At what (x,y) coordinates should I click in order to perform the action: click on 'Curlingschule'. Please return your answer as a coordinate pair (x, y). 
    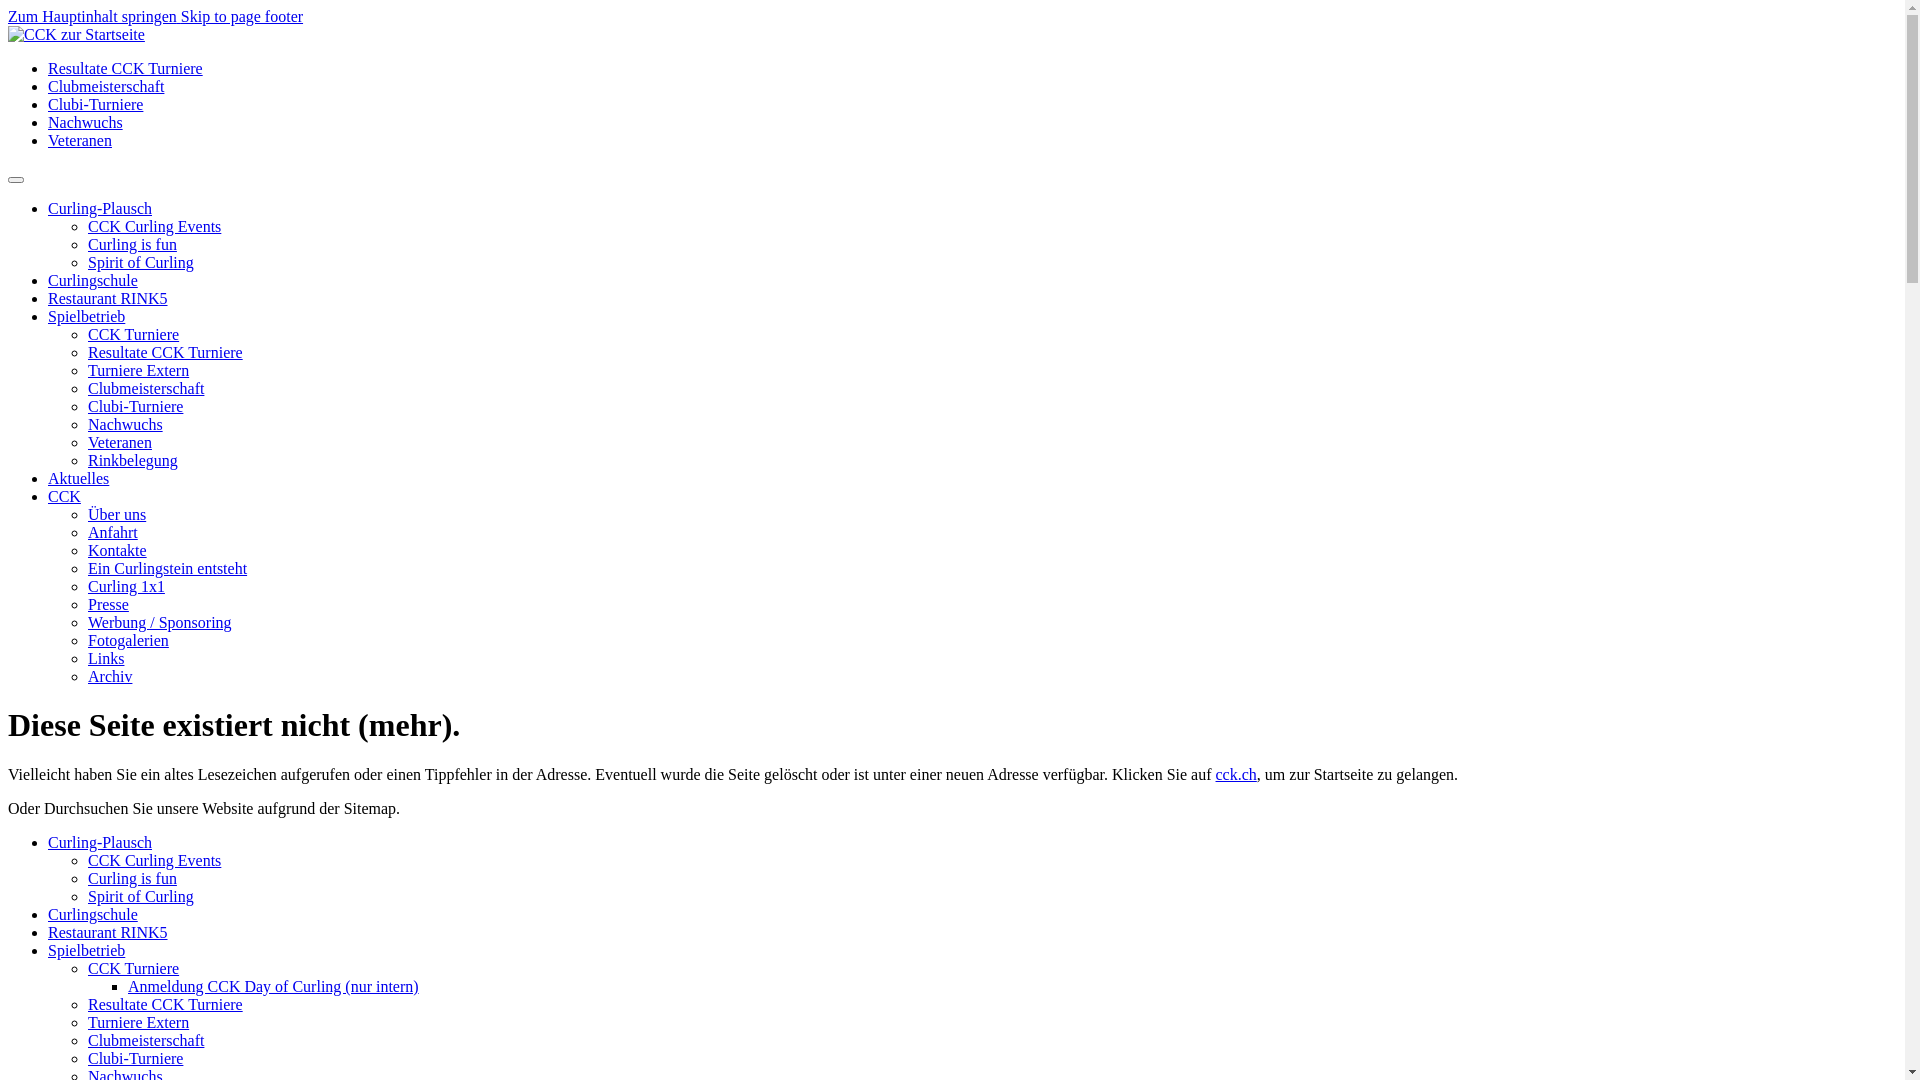
    Looking at the image, I should click on (91, 914).